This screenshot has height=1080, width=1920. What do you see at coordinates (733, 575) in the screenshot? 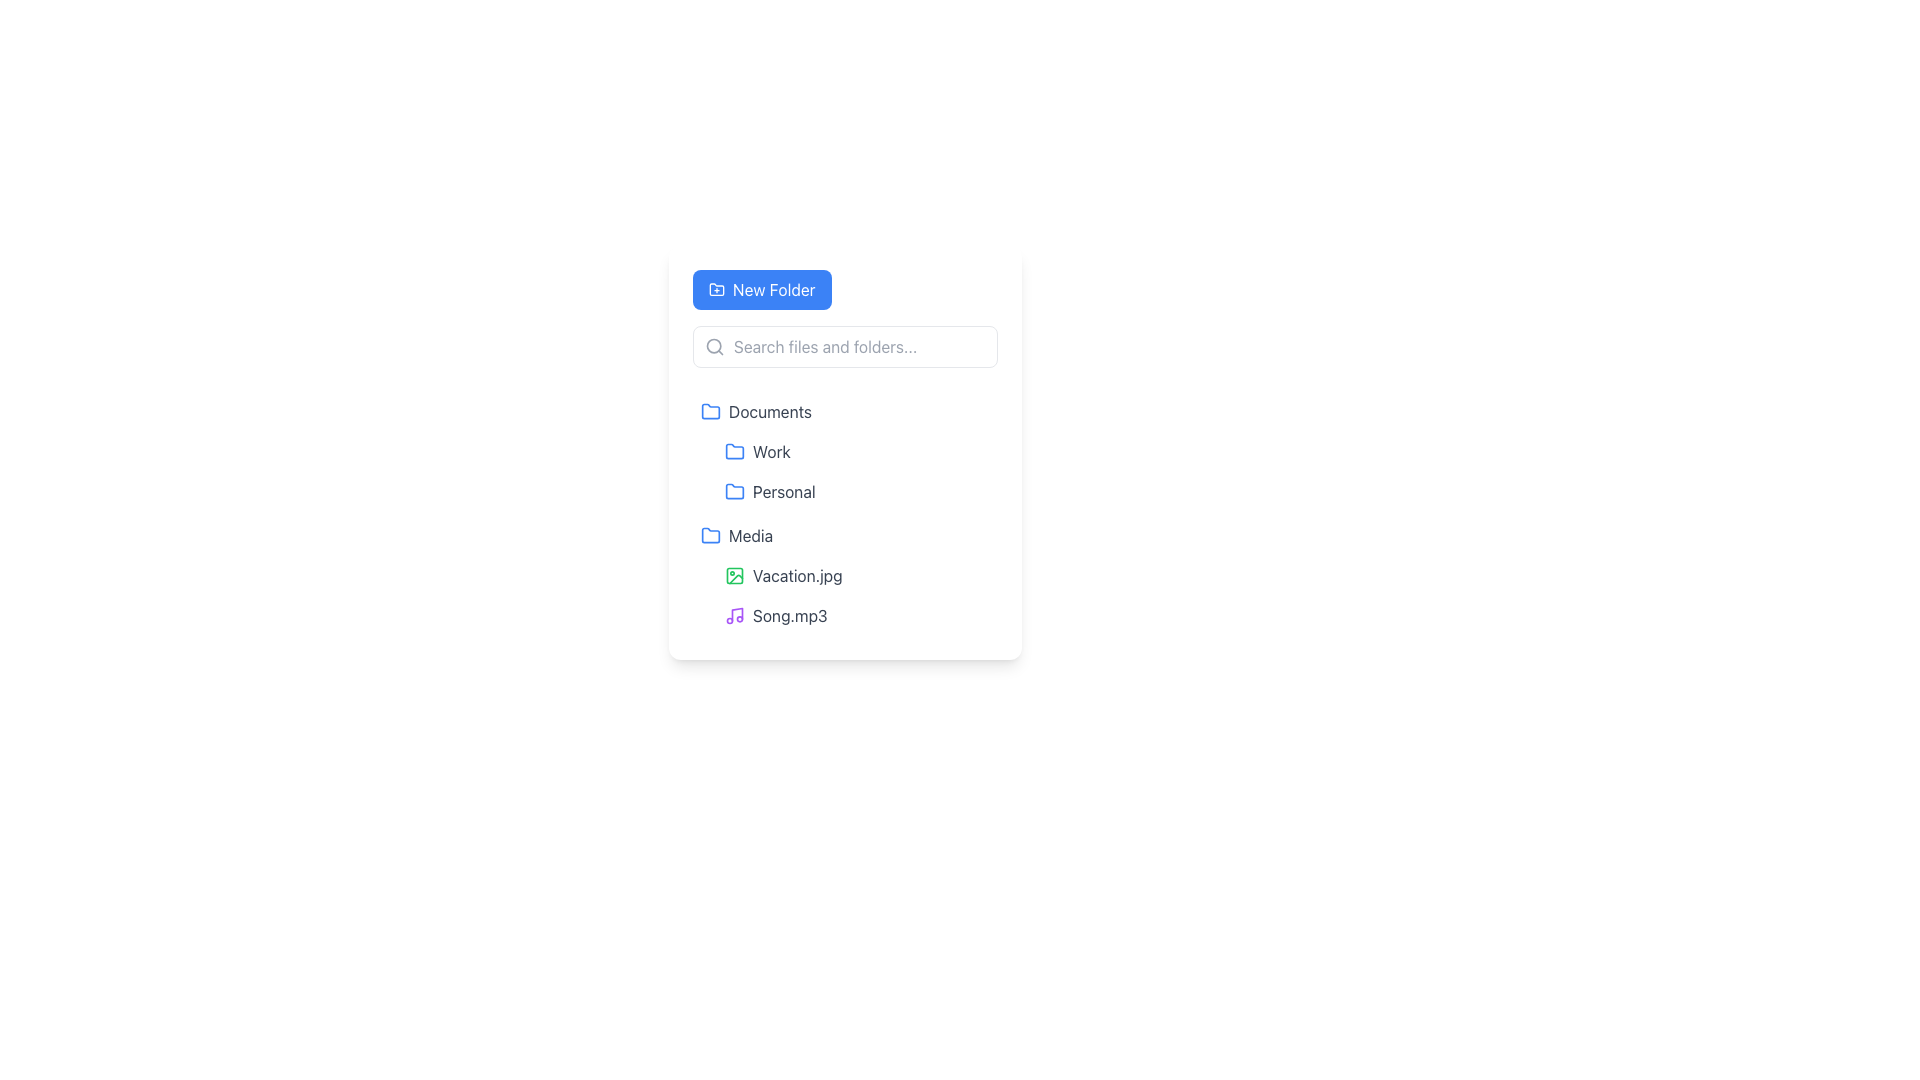
I see `the image preview icon for the file 'Vacation.jpg'` at bounding box center [733, 575].